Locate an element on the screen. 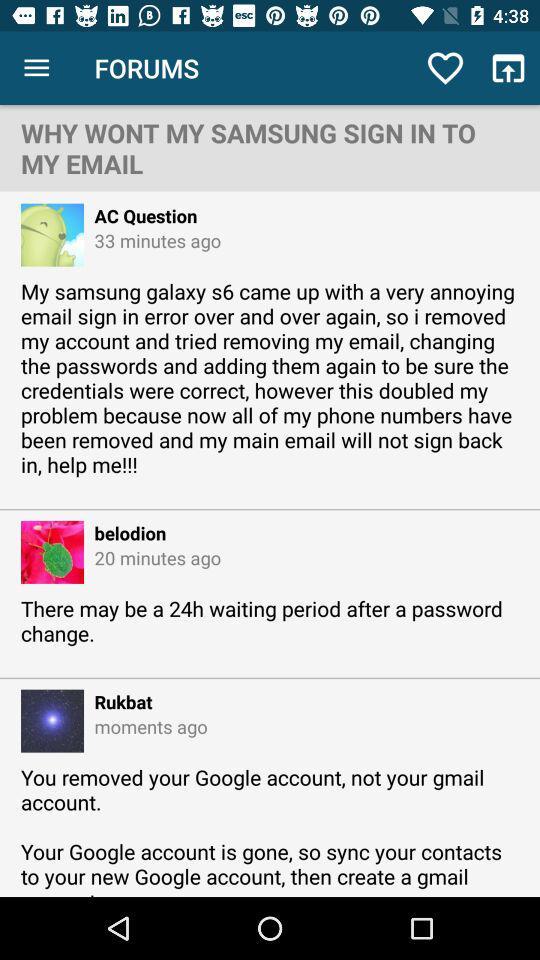 The image size is (540, 960). icon above why wont my icon is located at coordinates (36, 68).